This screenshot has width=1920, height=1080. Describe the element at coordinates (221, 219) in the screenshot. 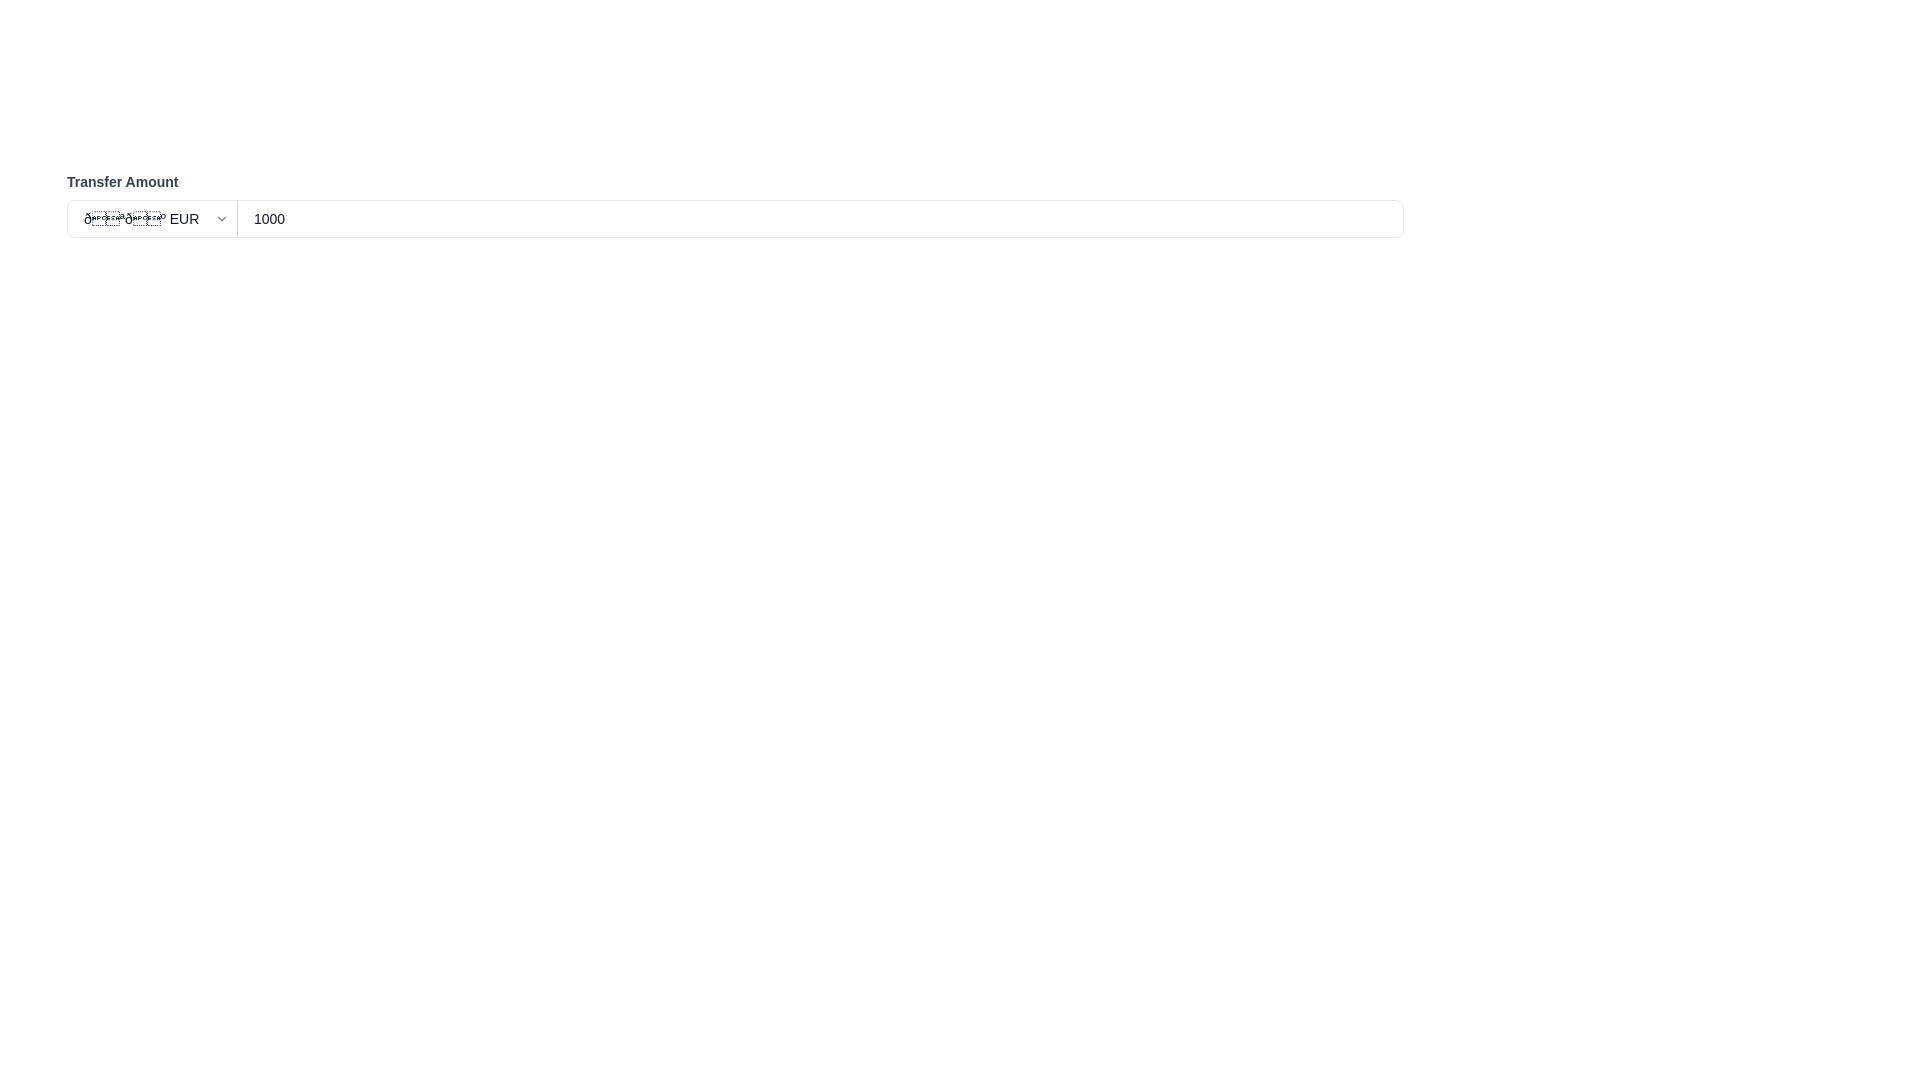

I see `the small downward-pointing chevron arrow icon indicating a dropdown menu located to the right of the currency label 'EUR' in the 'Transfer Amount' input field` at that location.